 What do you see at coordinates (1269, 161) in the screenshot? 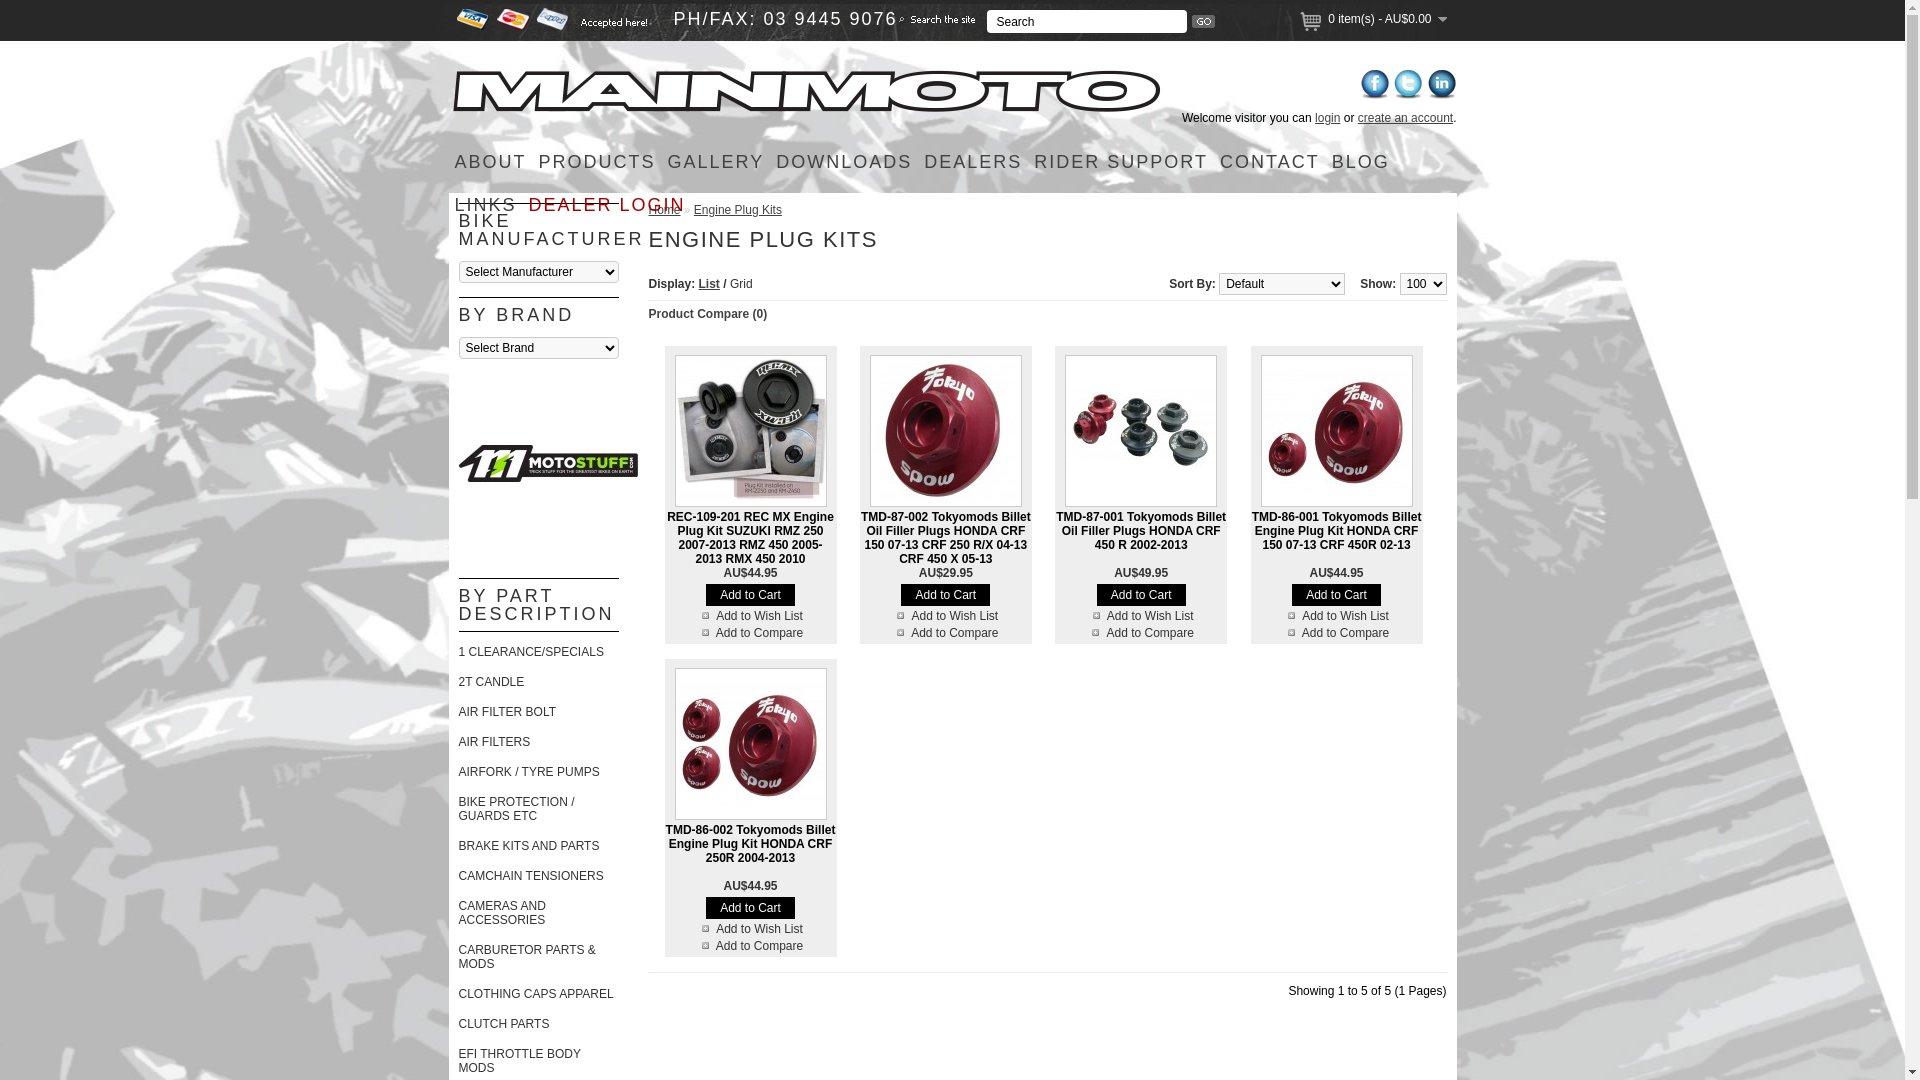
I see `'CONTACT'` at bounding box center [1269, 161].